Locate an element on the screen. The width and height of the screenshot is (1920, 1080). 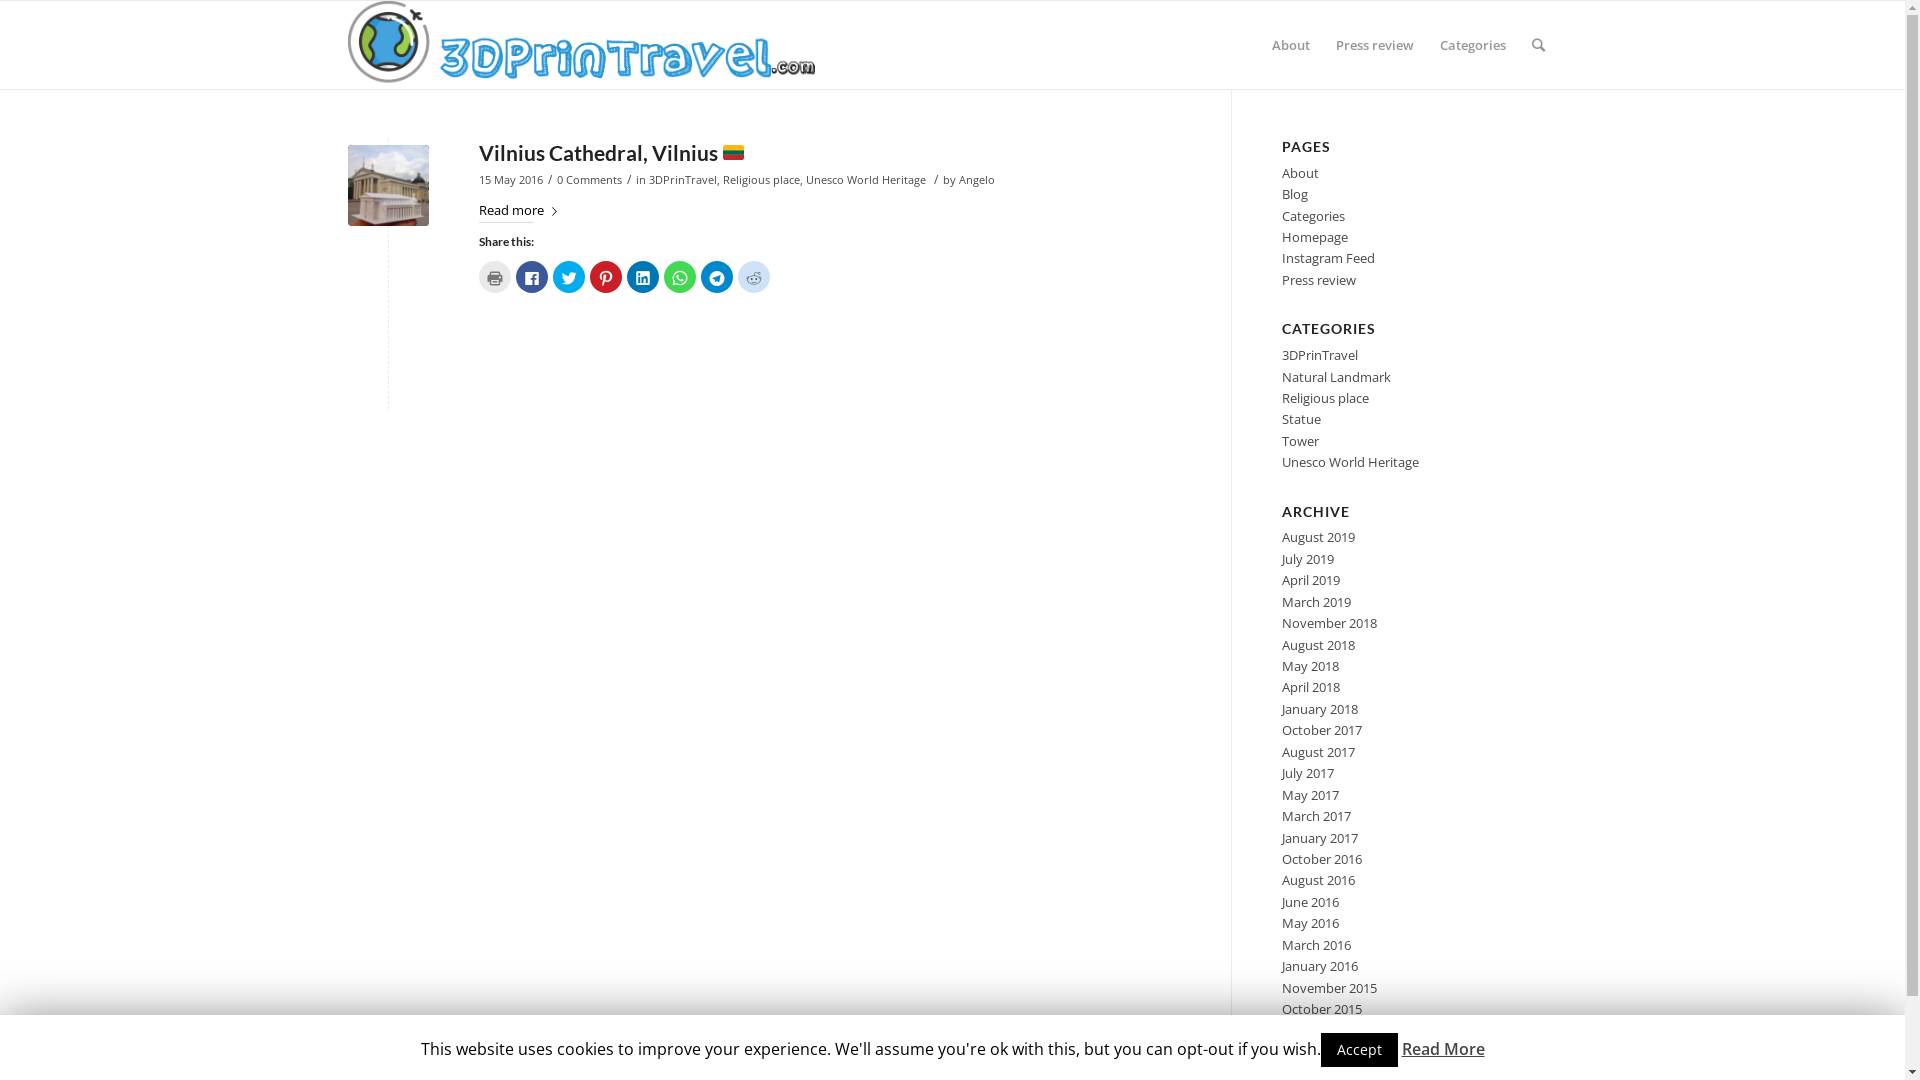
'Click to share on LinkedIn (Opens in new window)' is located at coordinates (642, 277).